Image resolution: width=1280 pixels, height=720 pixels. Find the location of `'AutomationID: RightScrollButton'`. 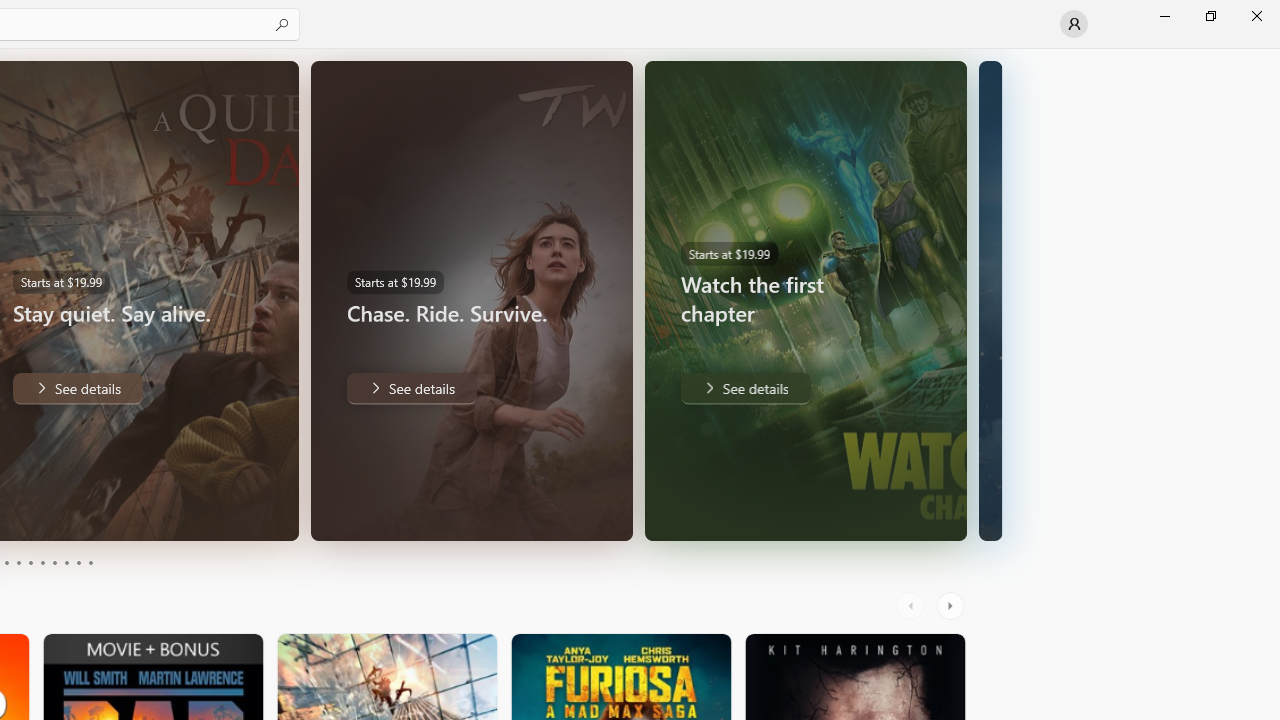

'AutomationID: RightScrollButton' is located at coordinates (951, 605).